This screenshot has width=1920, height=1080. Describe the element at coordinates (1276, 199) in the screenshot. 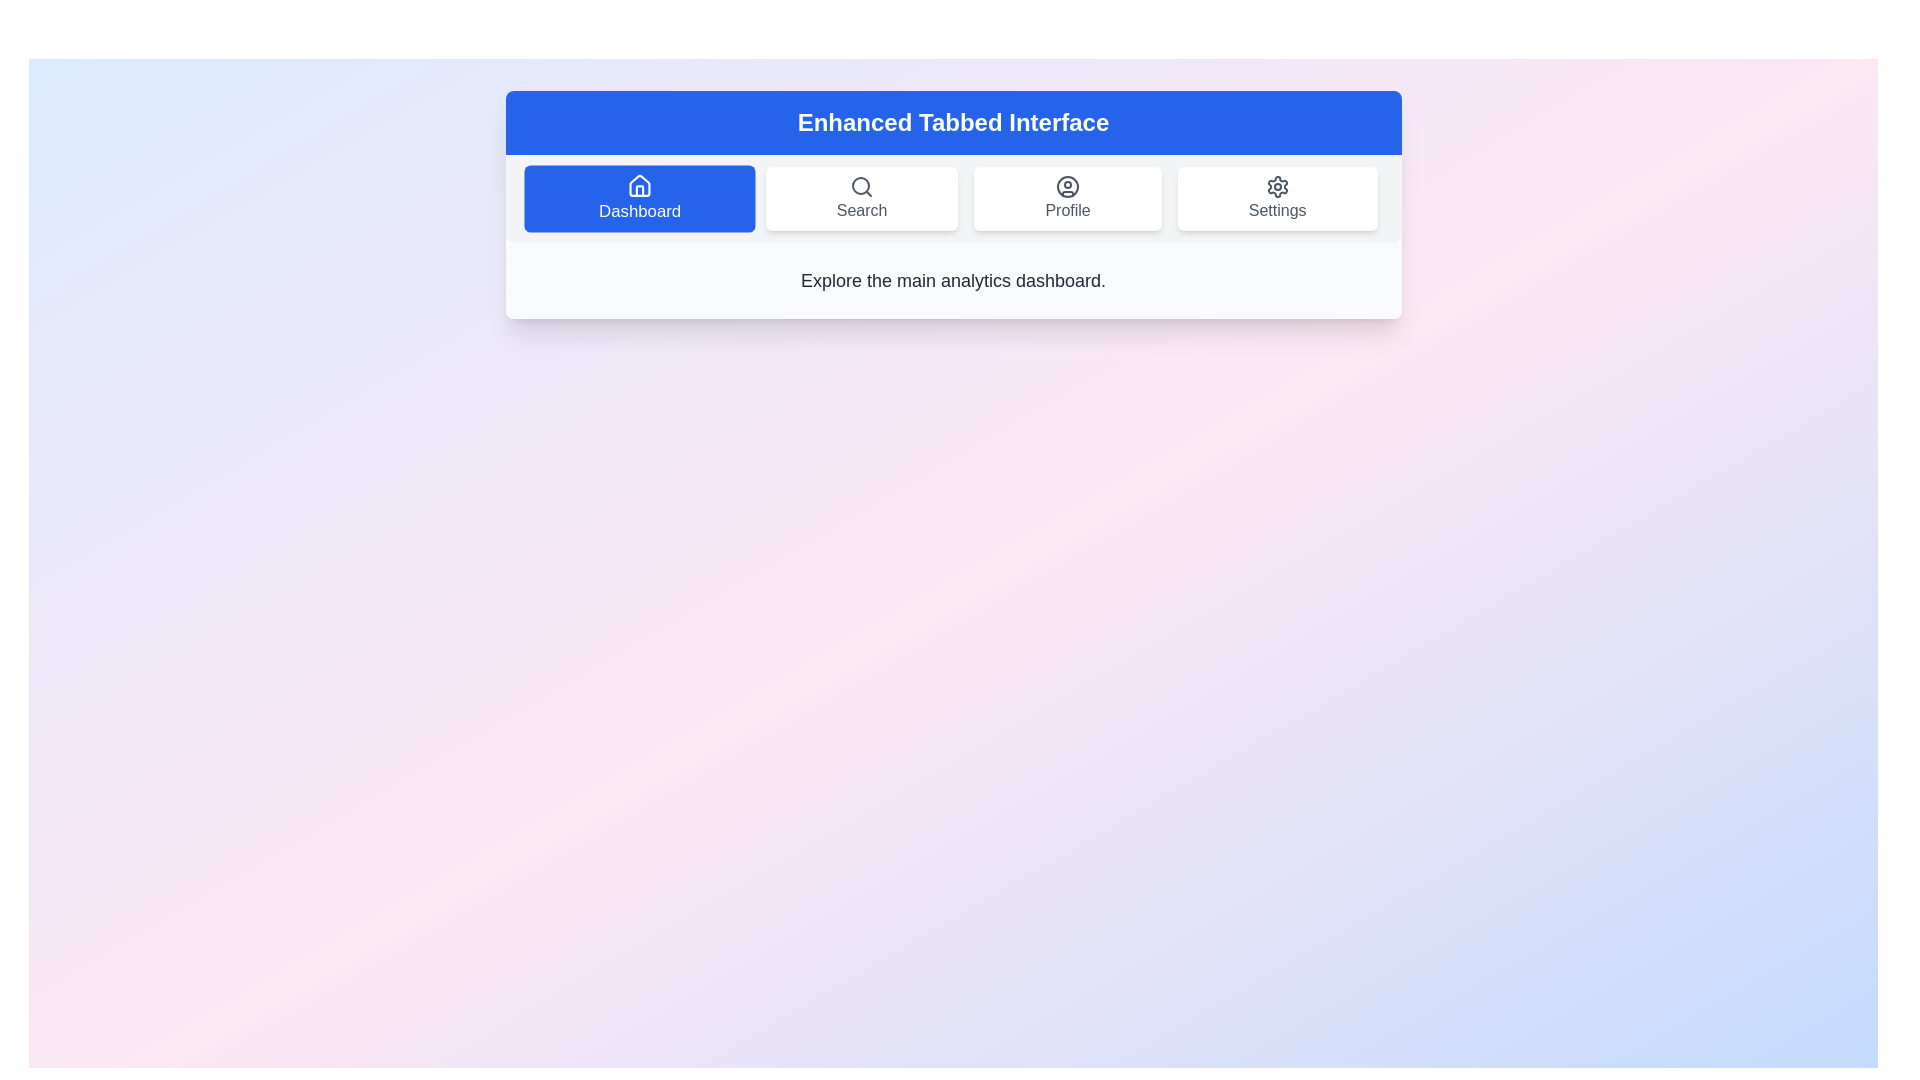

I see `the 'Settings' button, which features a gear-shaped icon and is the last option in the horizontal navigation menu` at that location.